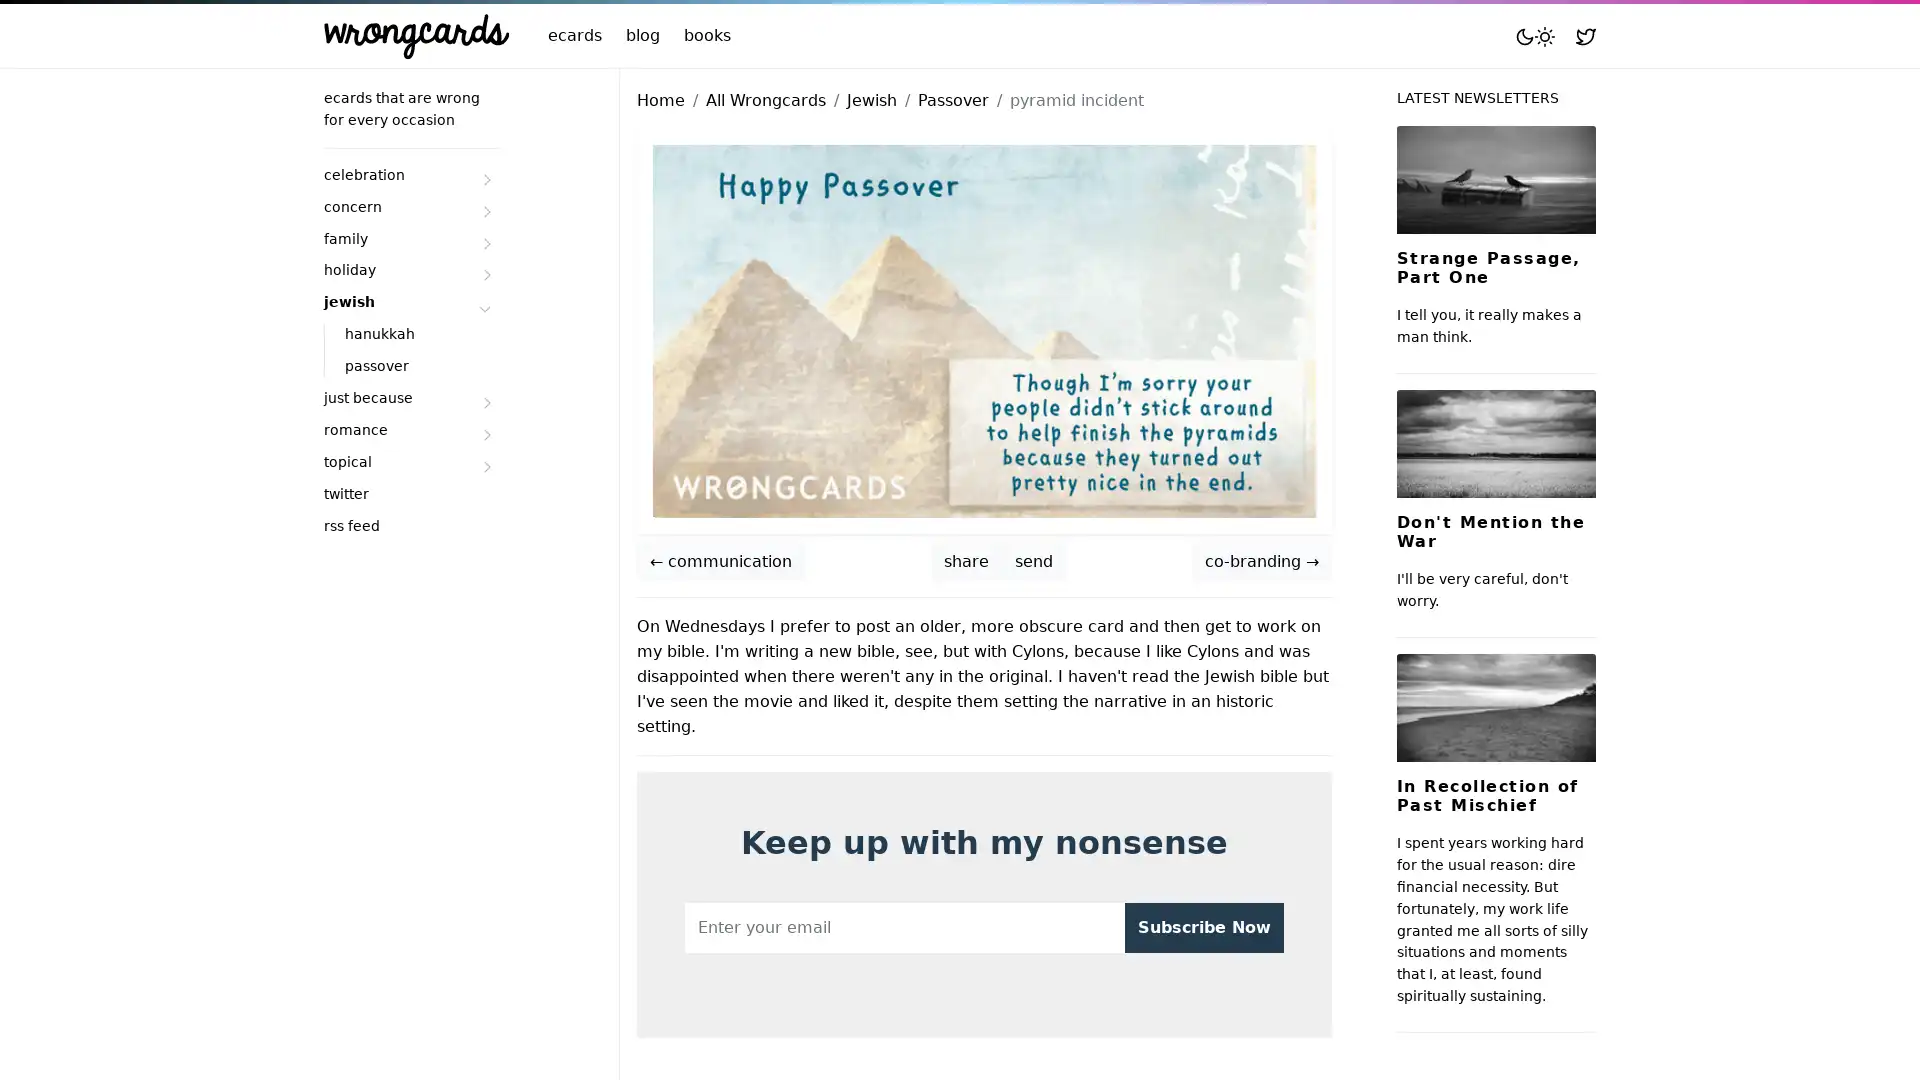 This screenshot has height=1080, width=1920. What do you see at coordinates (484, 433) in the screenshot?
I see `Submenu` at bounding box center [484, 433].